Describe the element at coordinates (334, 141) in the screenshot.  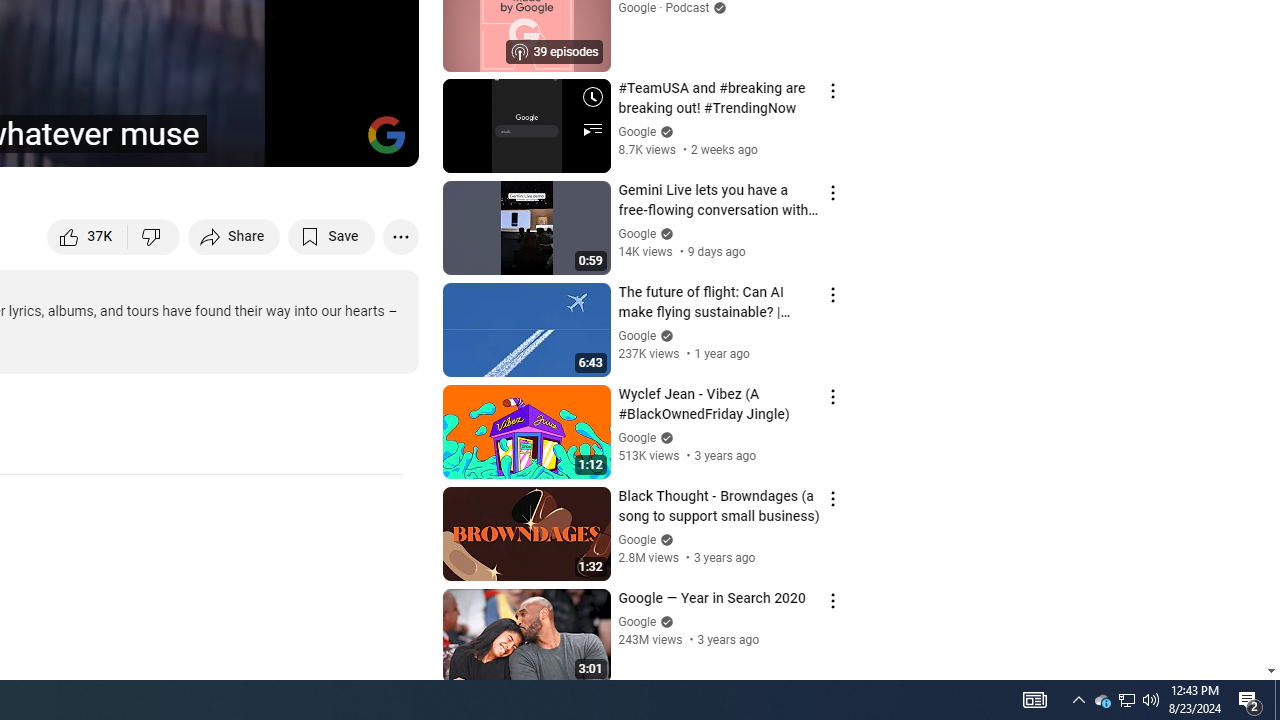
I see `'Theater mode (t)'` at that location.